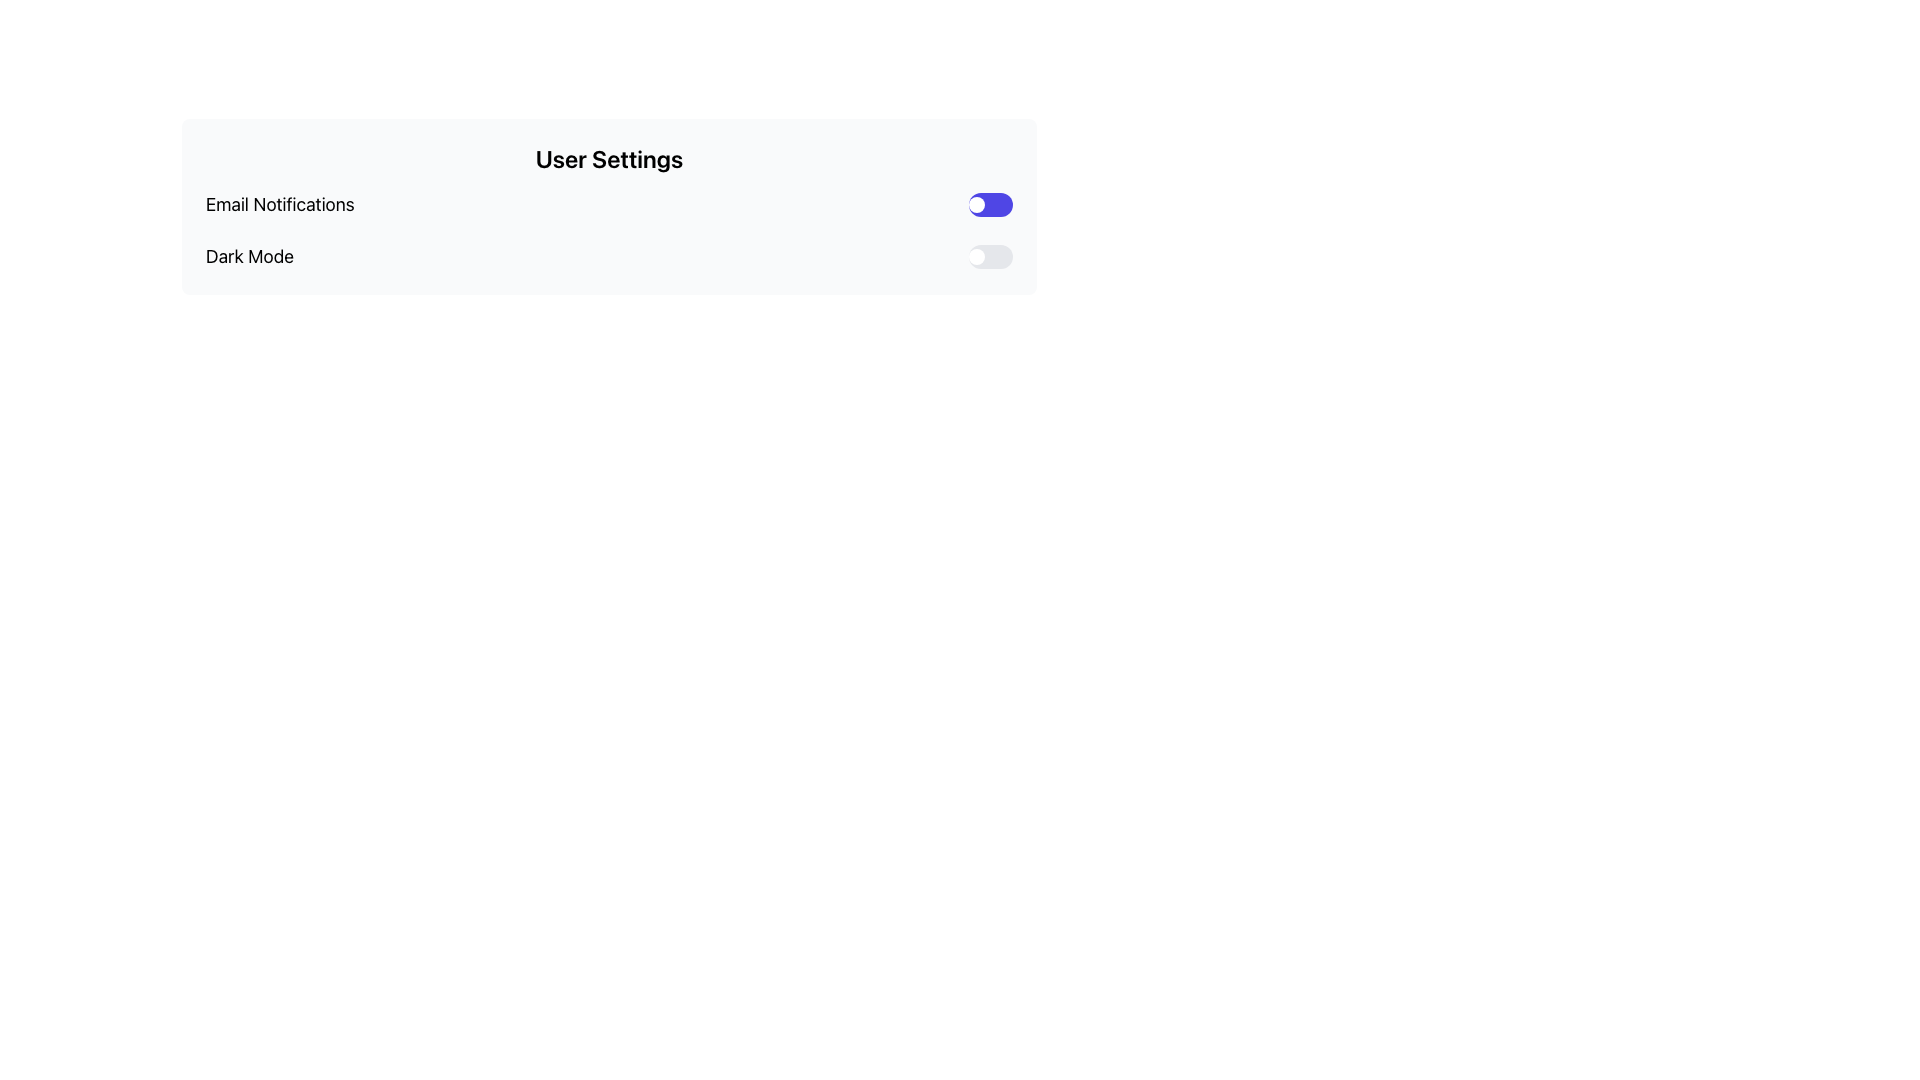 This screenshot has height=1080, width=1920. Describe the element at coordinates (990, 256) in the screenshot. I see `the 'Dark Mode' toggle switch` at that location.